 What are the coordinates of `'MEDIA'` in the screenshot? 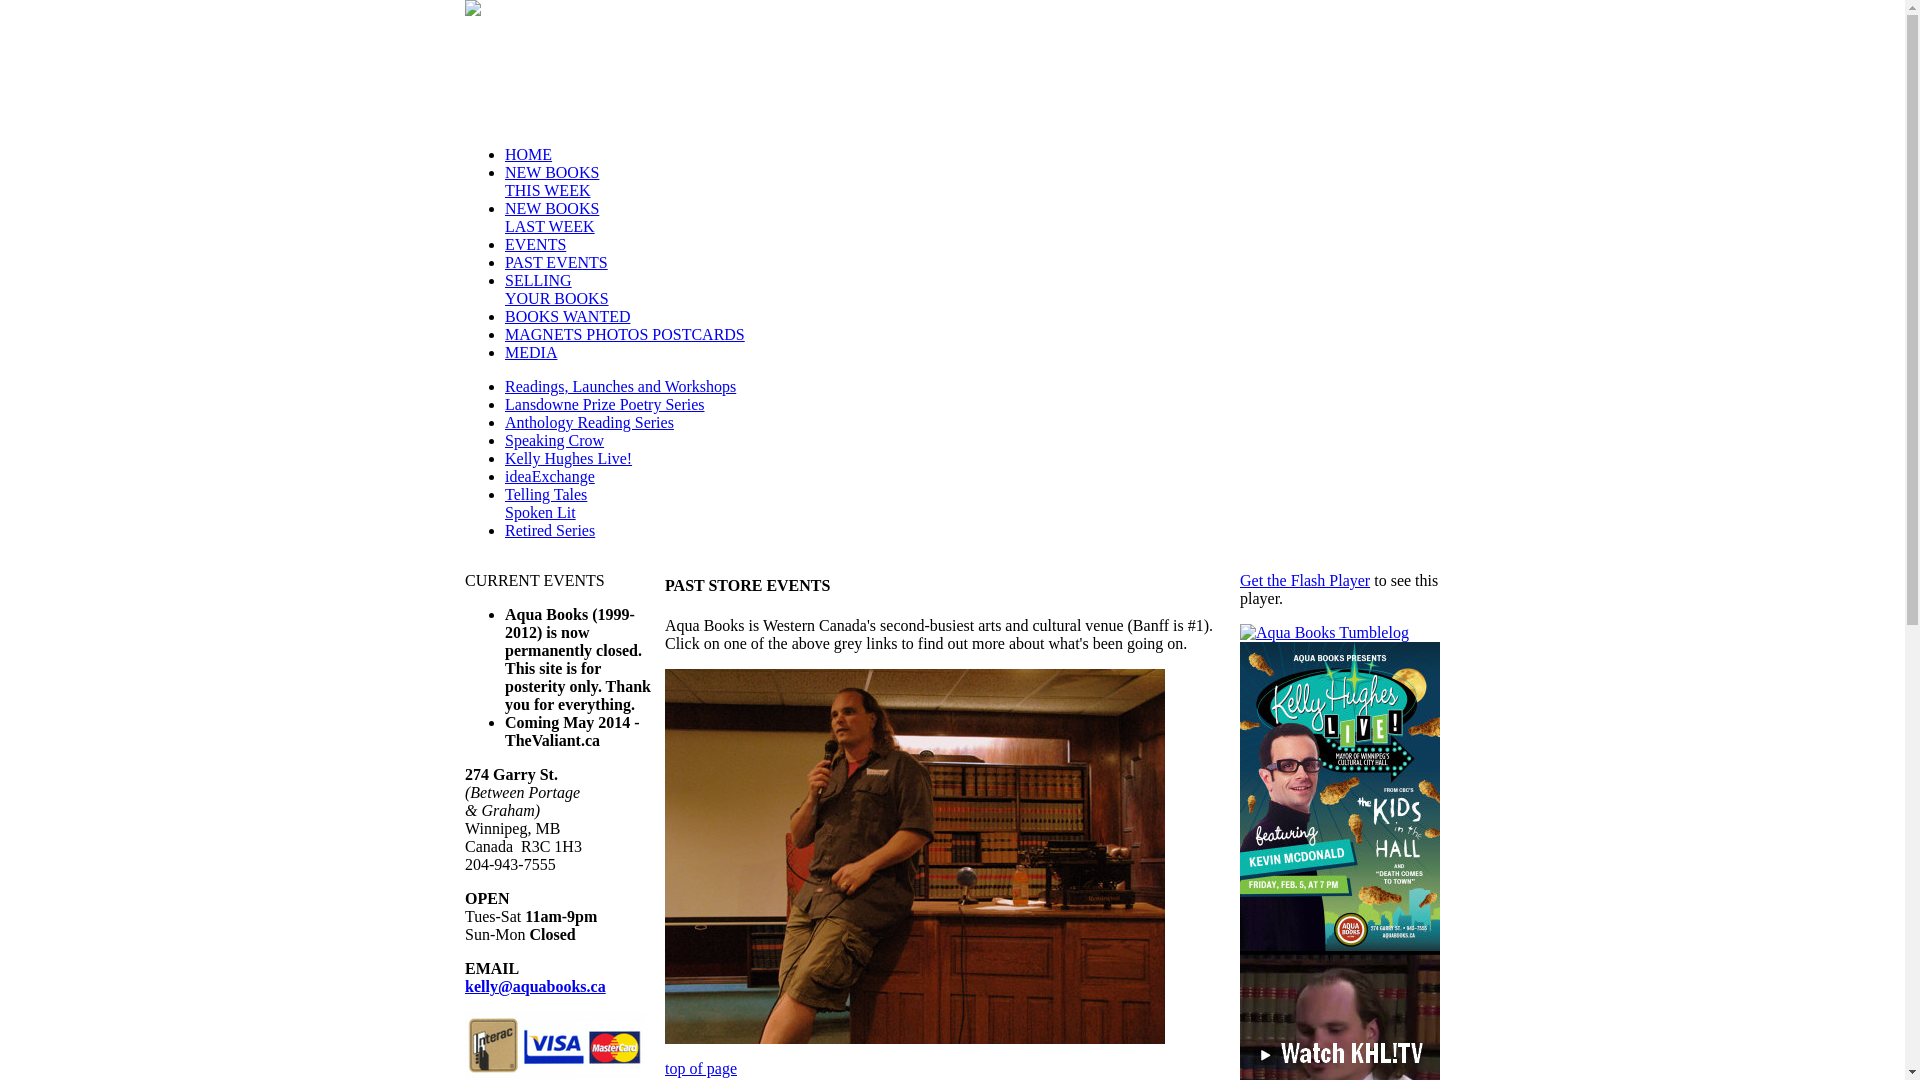 It's located at (531, 351).